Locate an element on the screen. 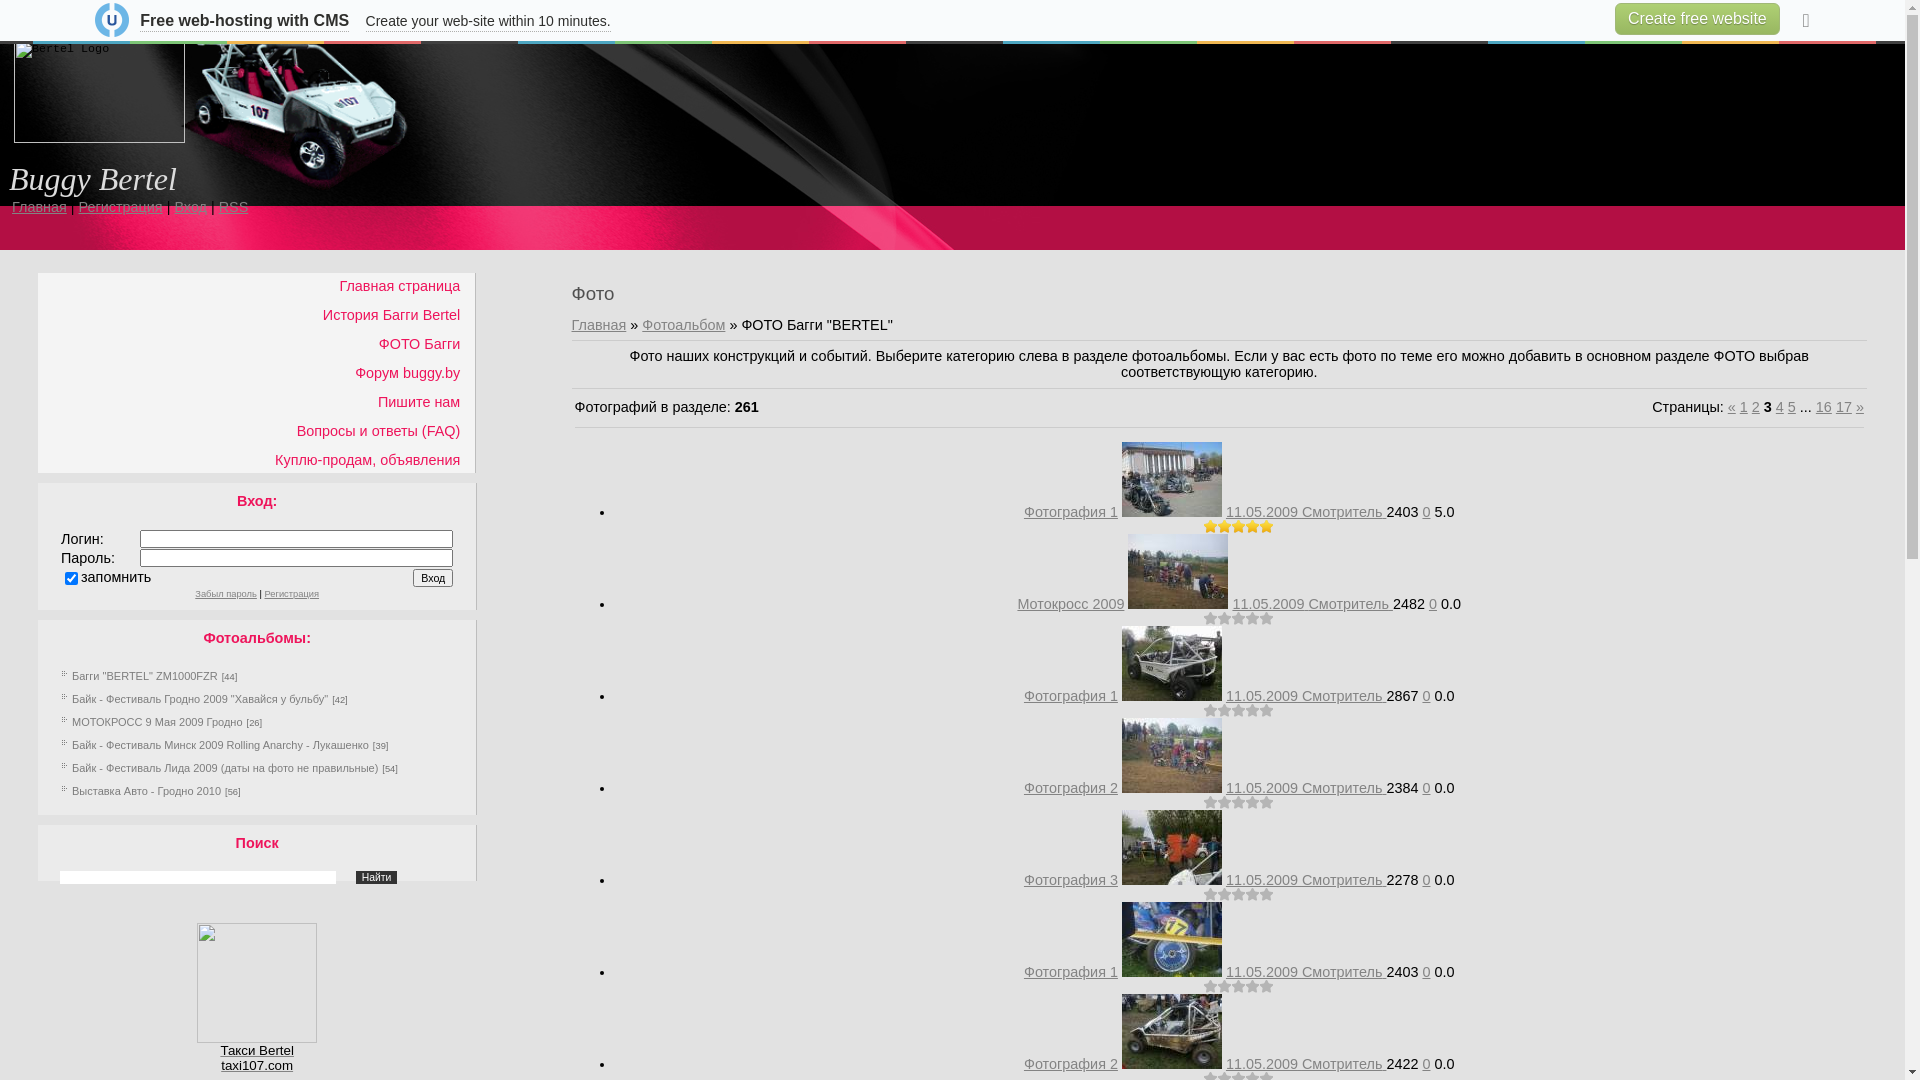 This screenshot has height=1080, width=1920. '17' is located at coordinates (1836, 406).